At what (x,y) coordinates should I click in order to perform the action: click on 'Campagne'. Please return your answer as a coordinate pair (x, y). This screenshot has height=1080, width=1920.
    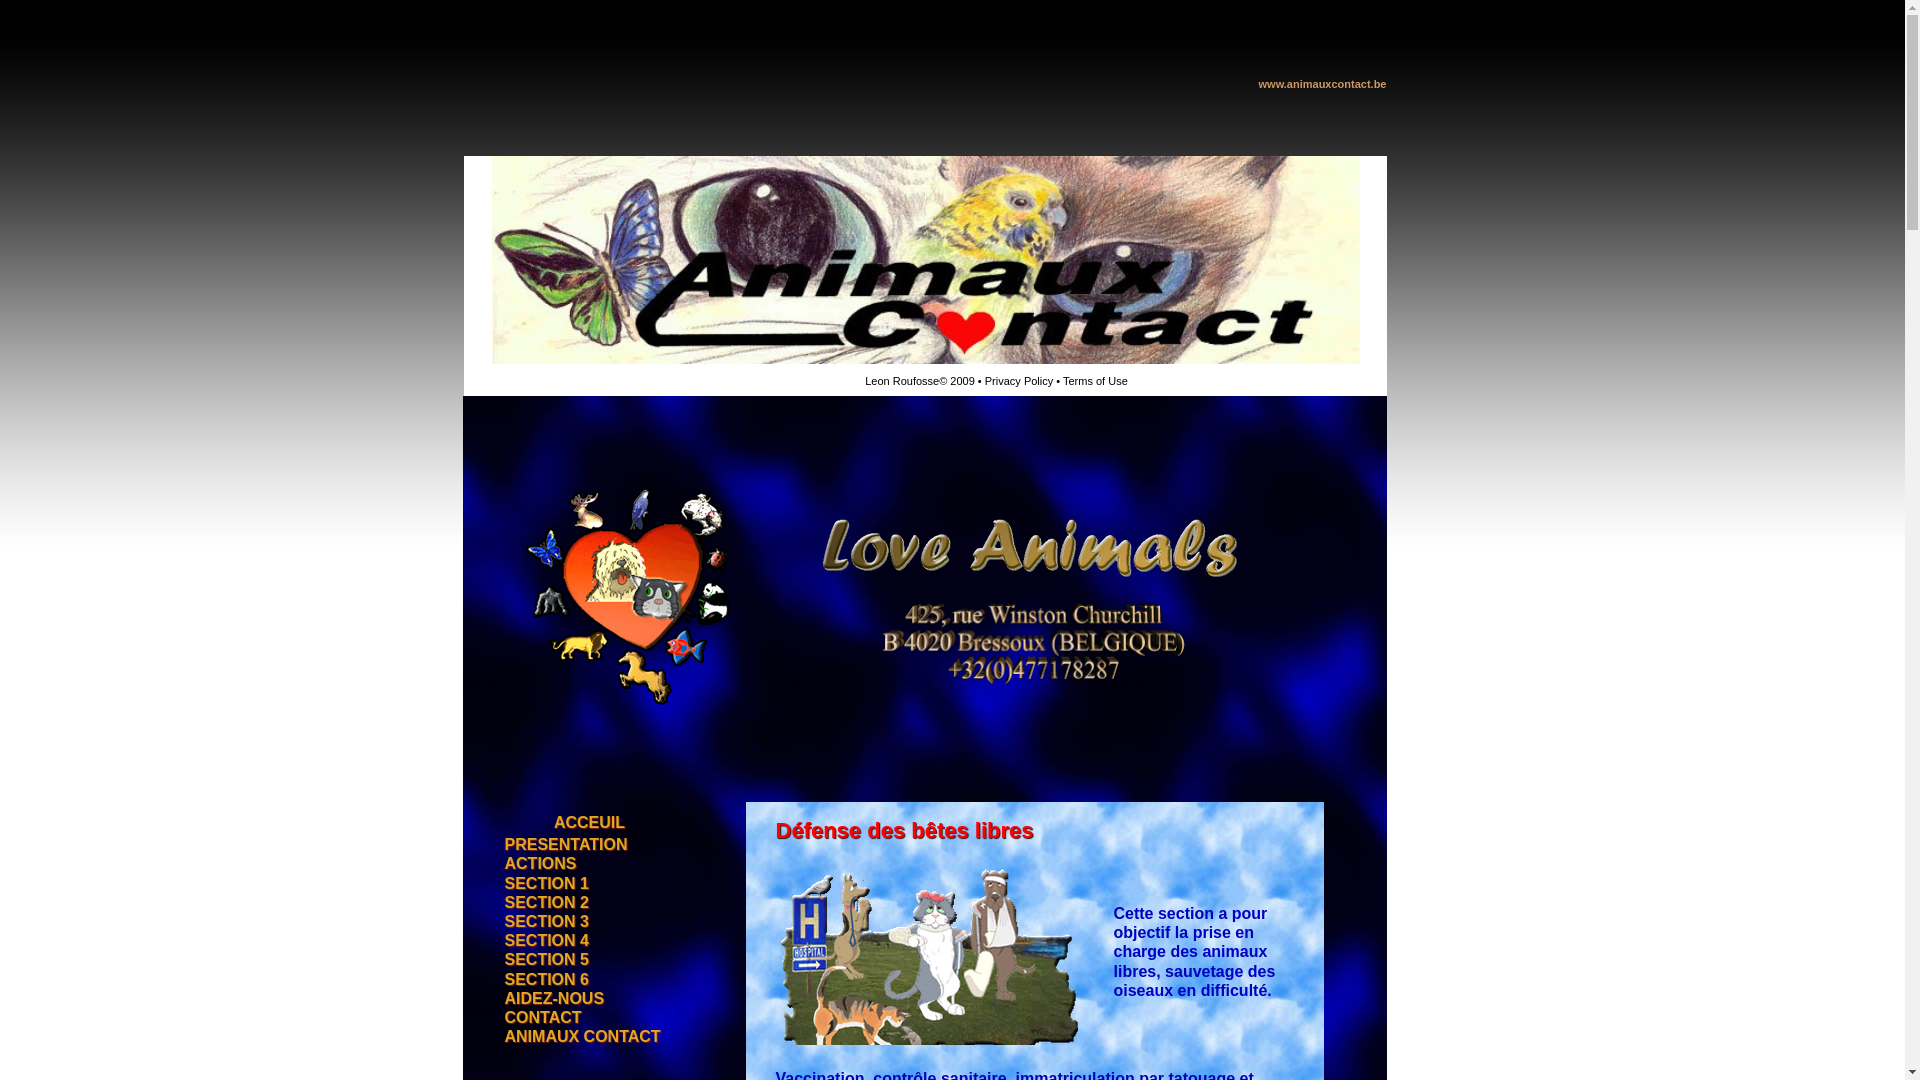
    Looking at the image, I should click on (583, 497).